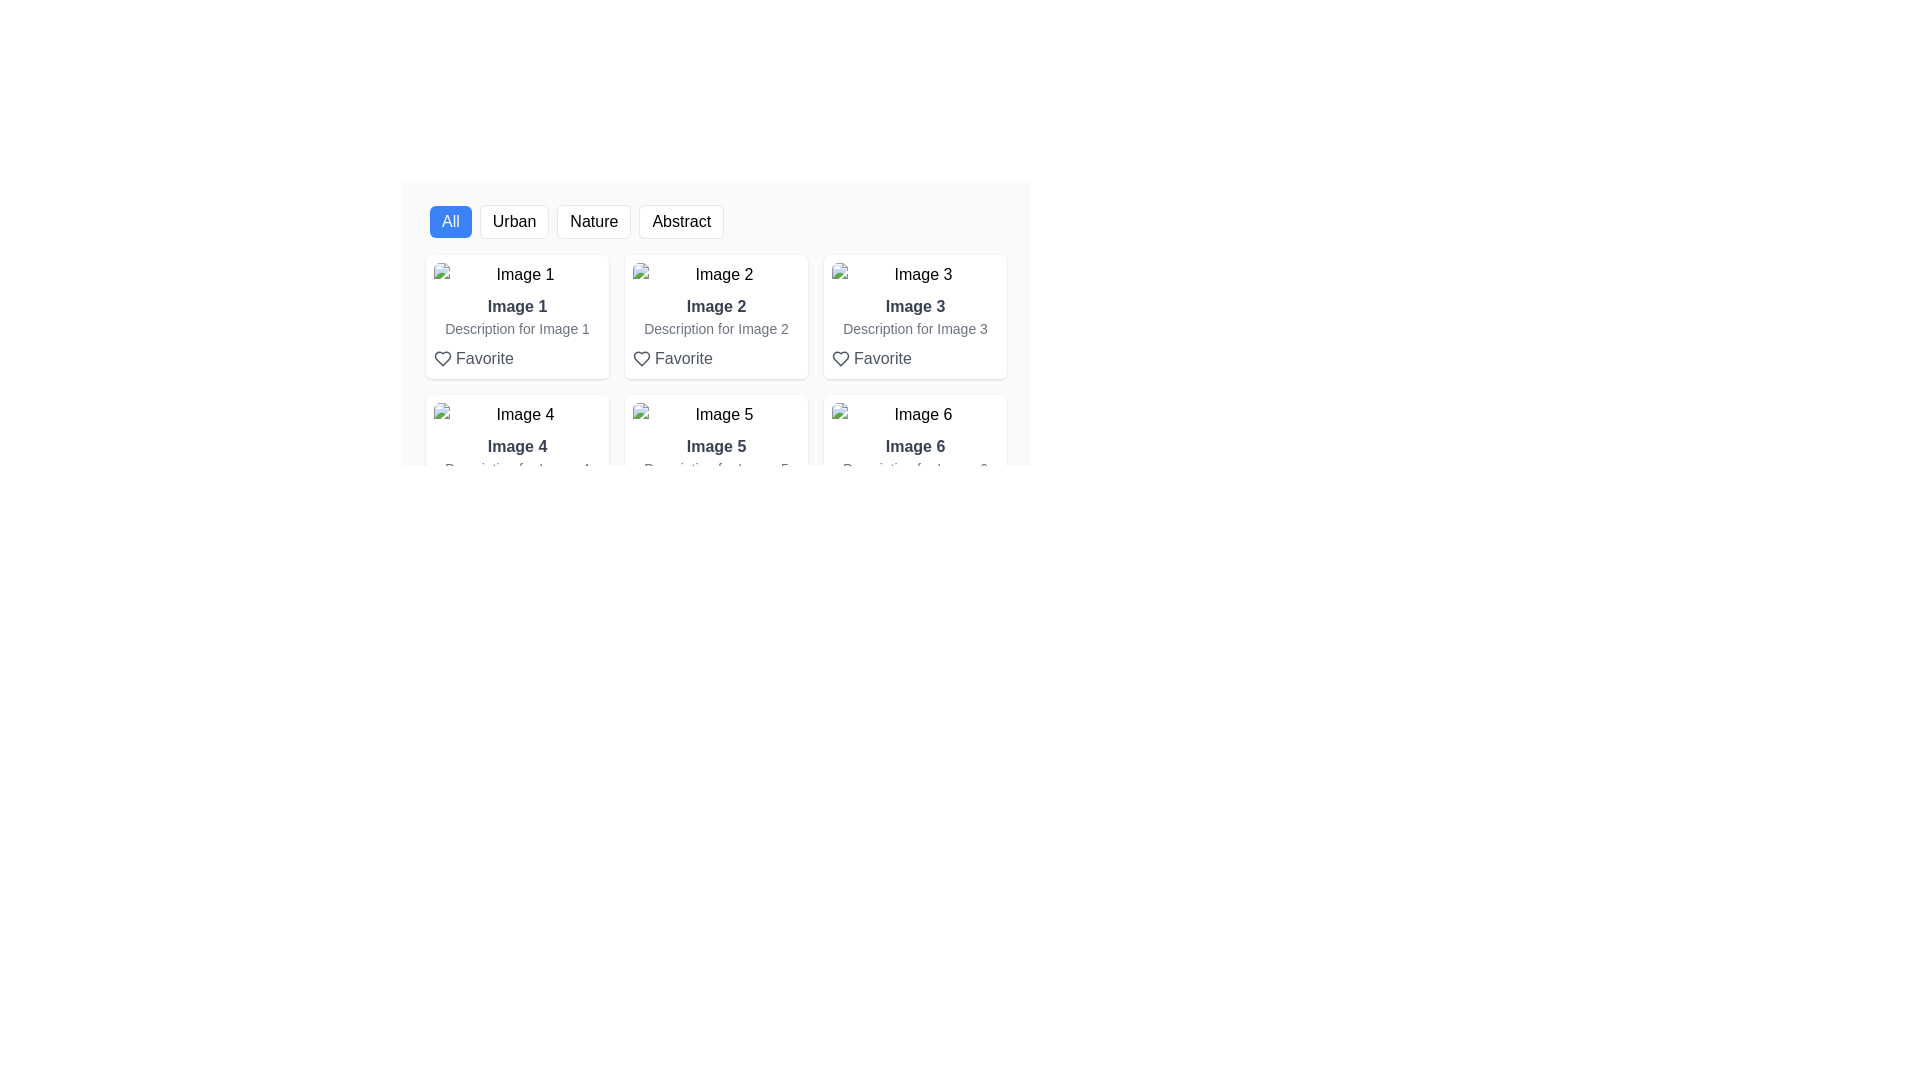 This screenshot has height=1080, width=1920. What do you see at coordinates (716, 331) in the screenshot?
I see `the favorite button of the composite card titled 'Image 2', which is the second item in a 2x3 grid layout, using keyboard navigation` at bounding box center [716, 331].